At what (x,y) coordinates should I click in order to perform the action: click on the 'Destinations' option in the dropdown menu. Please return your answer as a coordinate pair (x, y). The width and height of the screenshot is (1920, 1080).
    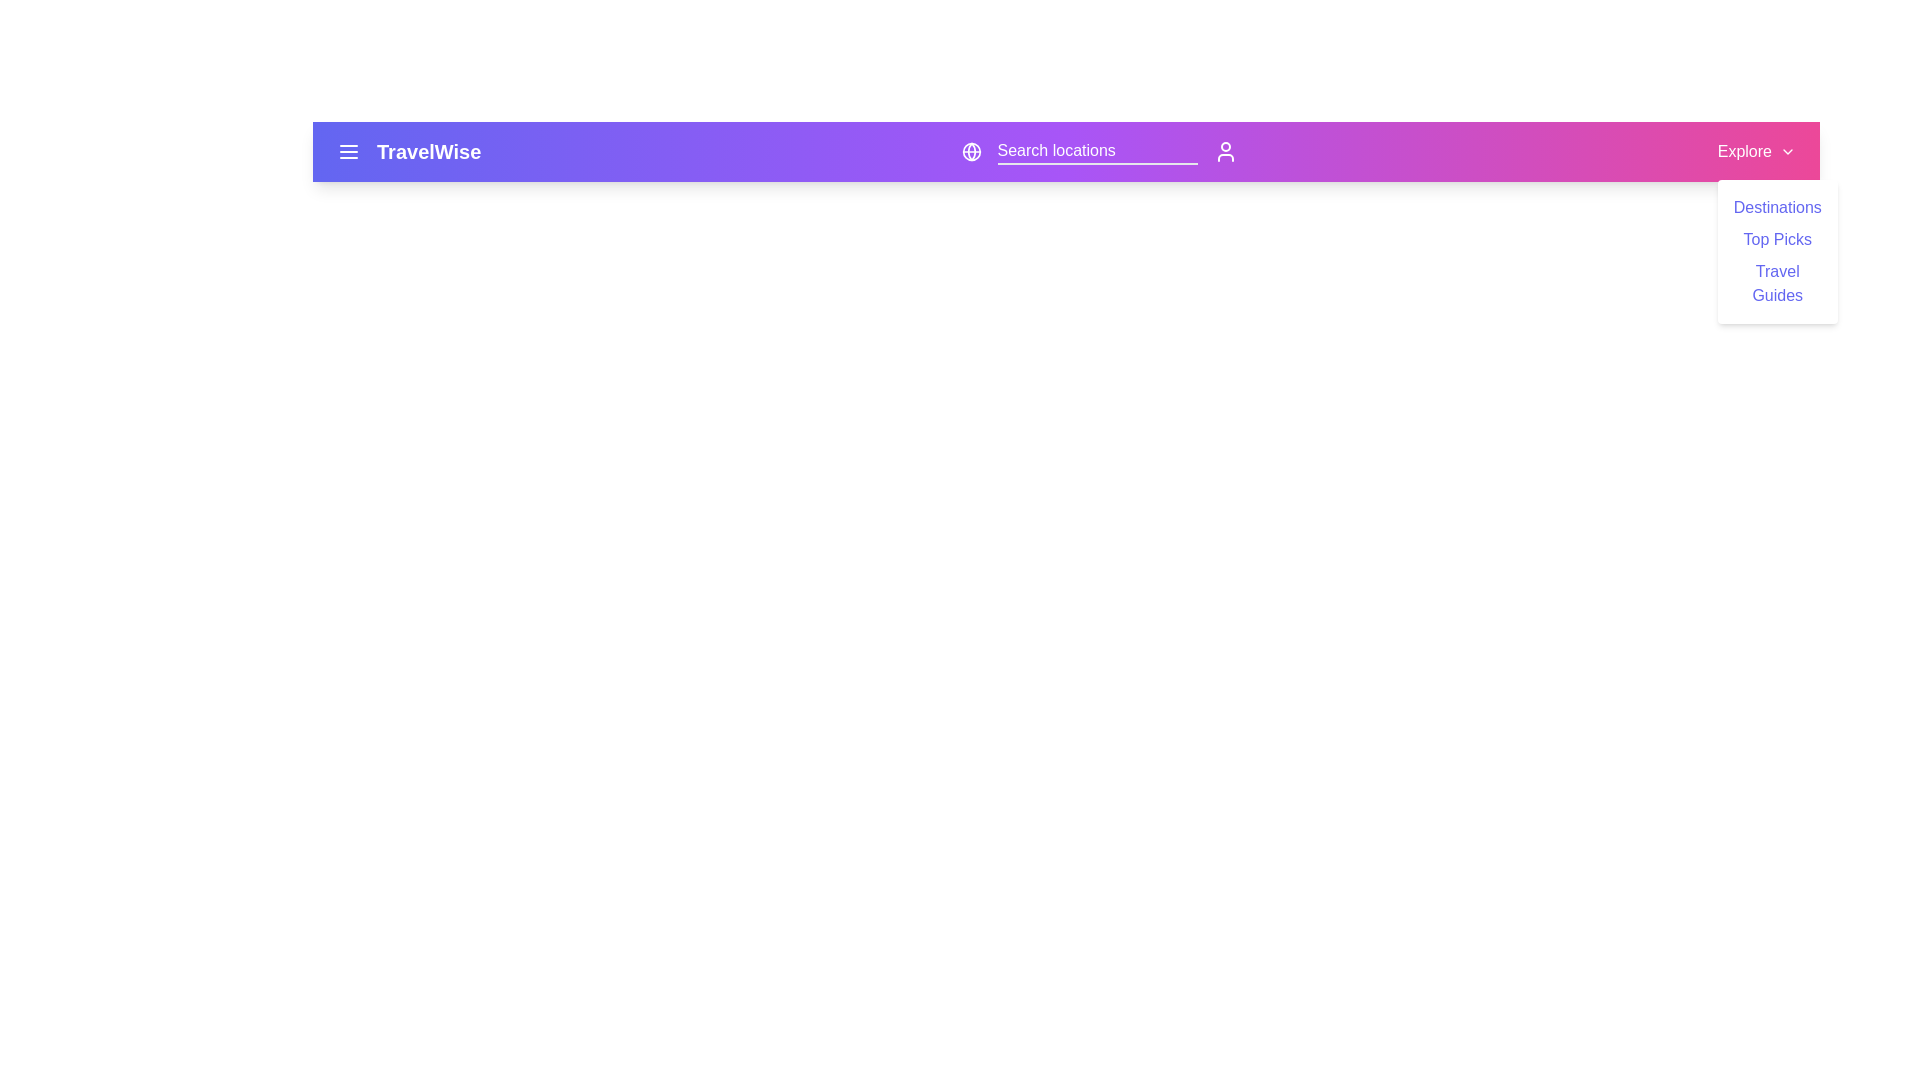
    Looking at the image, I should click on (1777, 208).